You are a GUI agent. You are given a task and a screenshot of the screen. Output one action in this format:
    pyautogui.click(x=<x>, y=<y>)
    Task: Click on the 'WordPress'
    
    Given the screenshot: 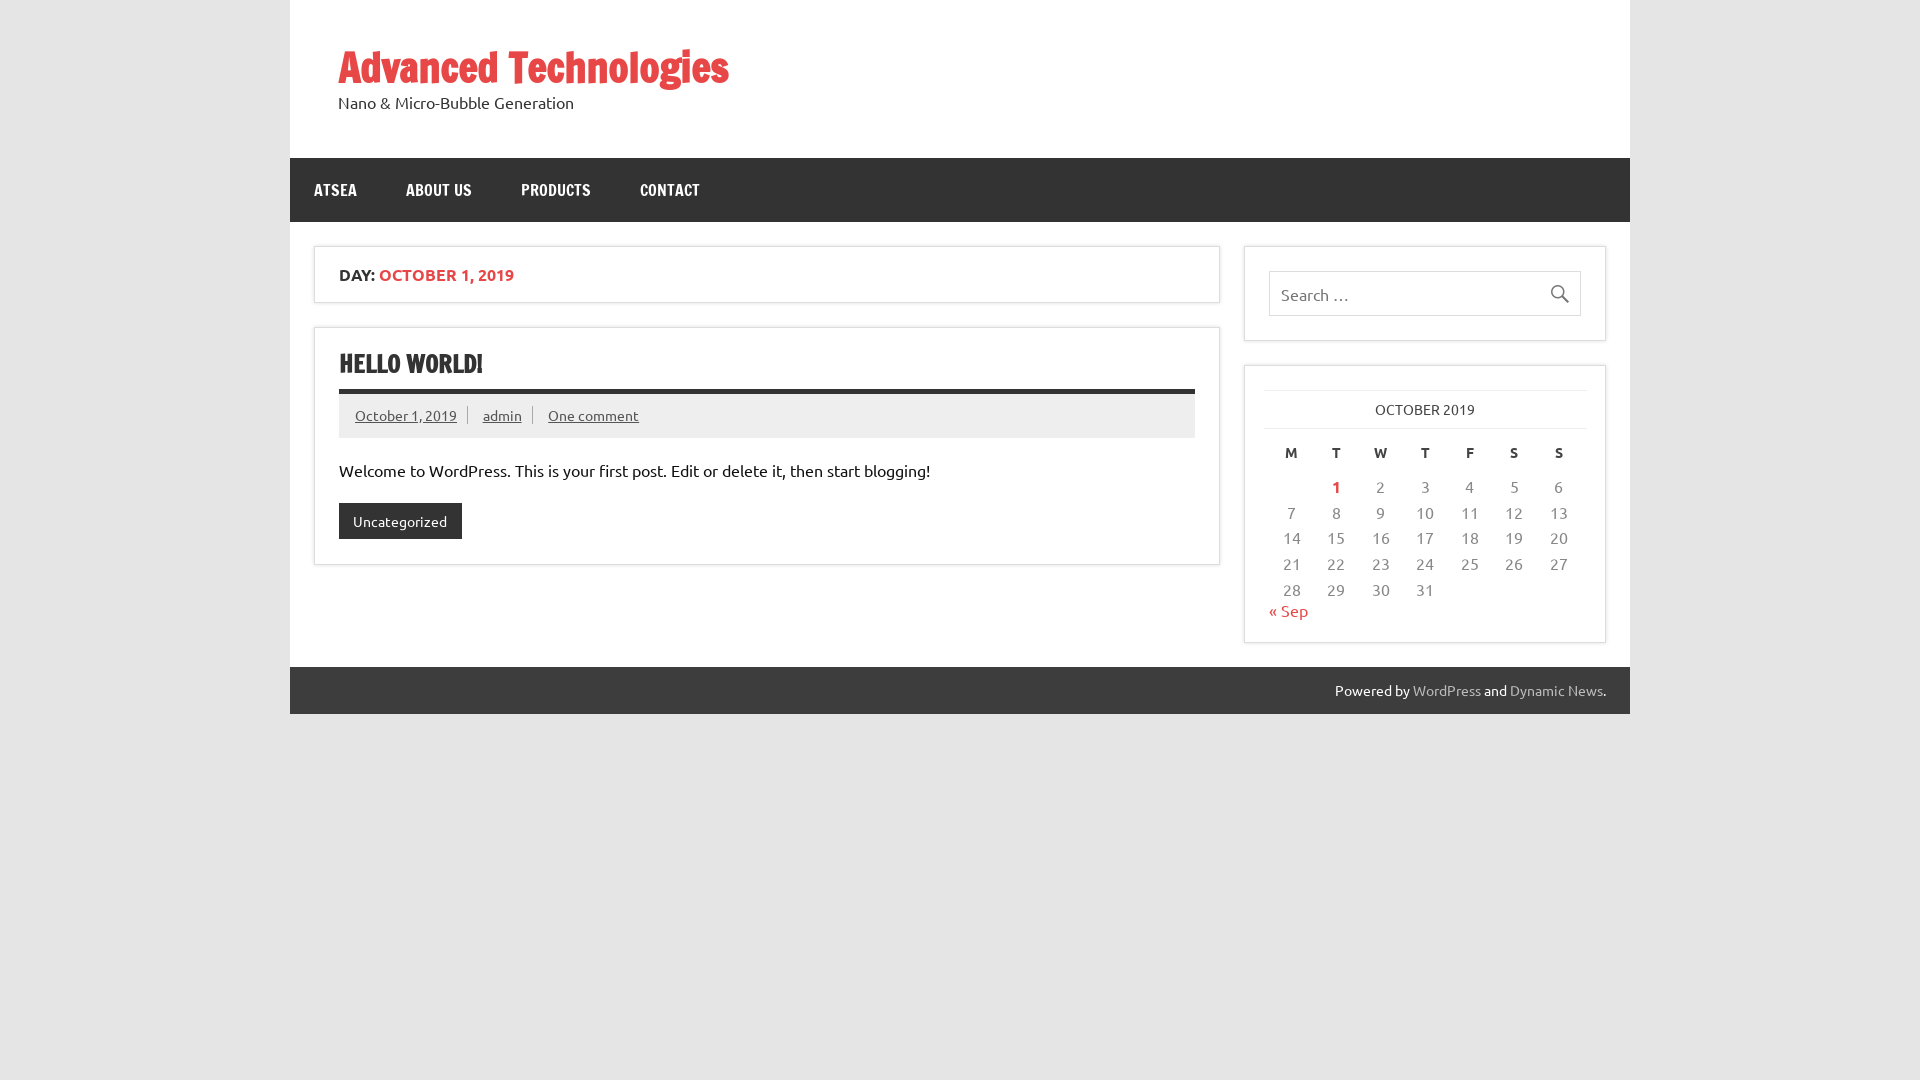 What is the action you would take?
    pyautogui.click(x=1446, y=689)
    